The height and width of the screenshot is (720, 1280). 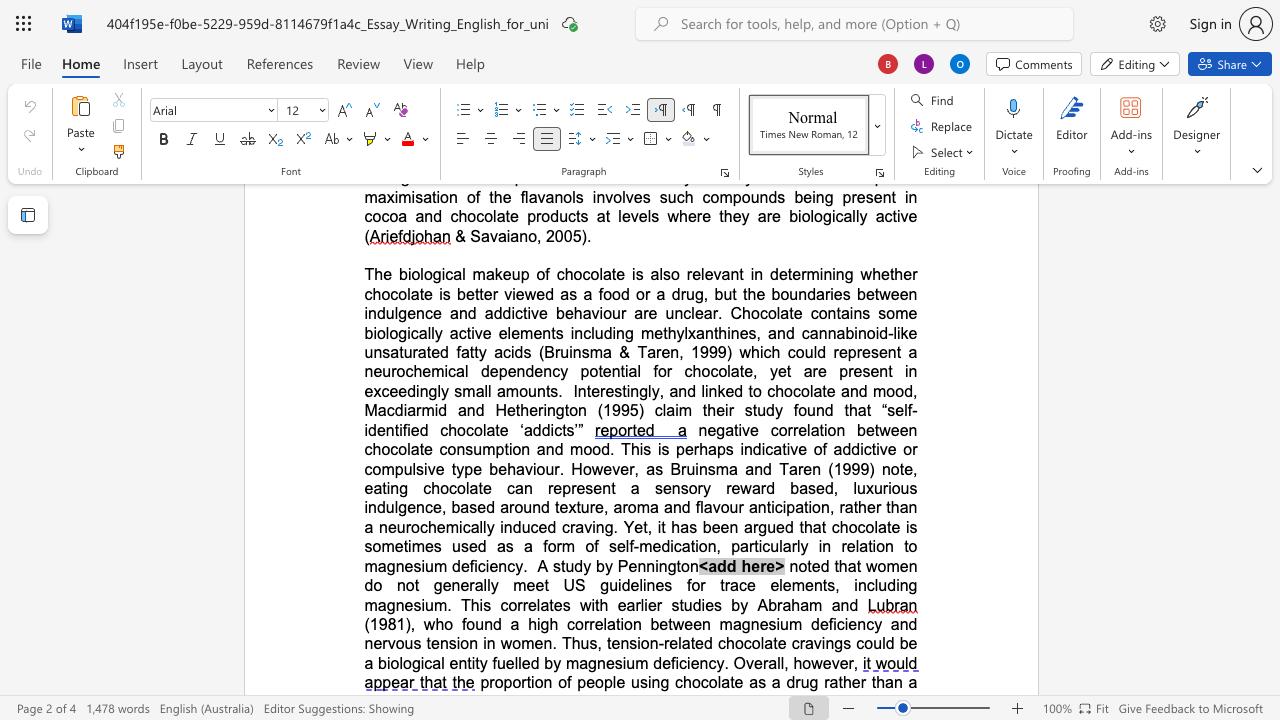 What do you see at coordinates (716, 429) in the screenshot?
I see `the space between the continuous character "e" and "g" in the text` at bounding box center [716, 429].